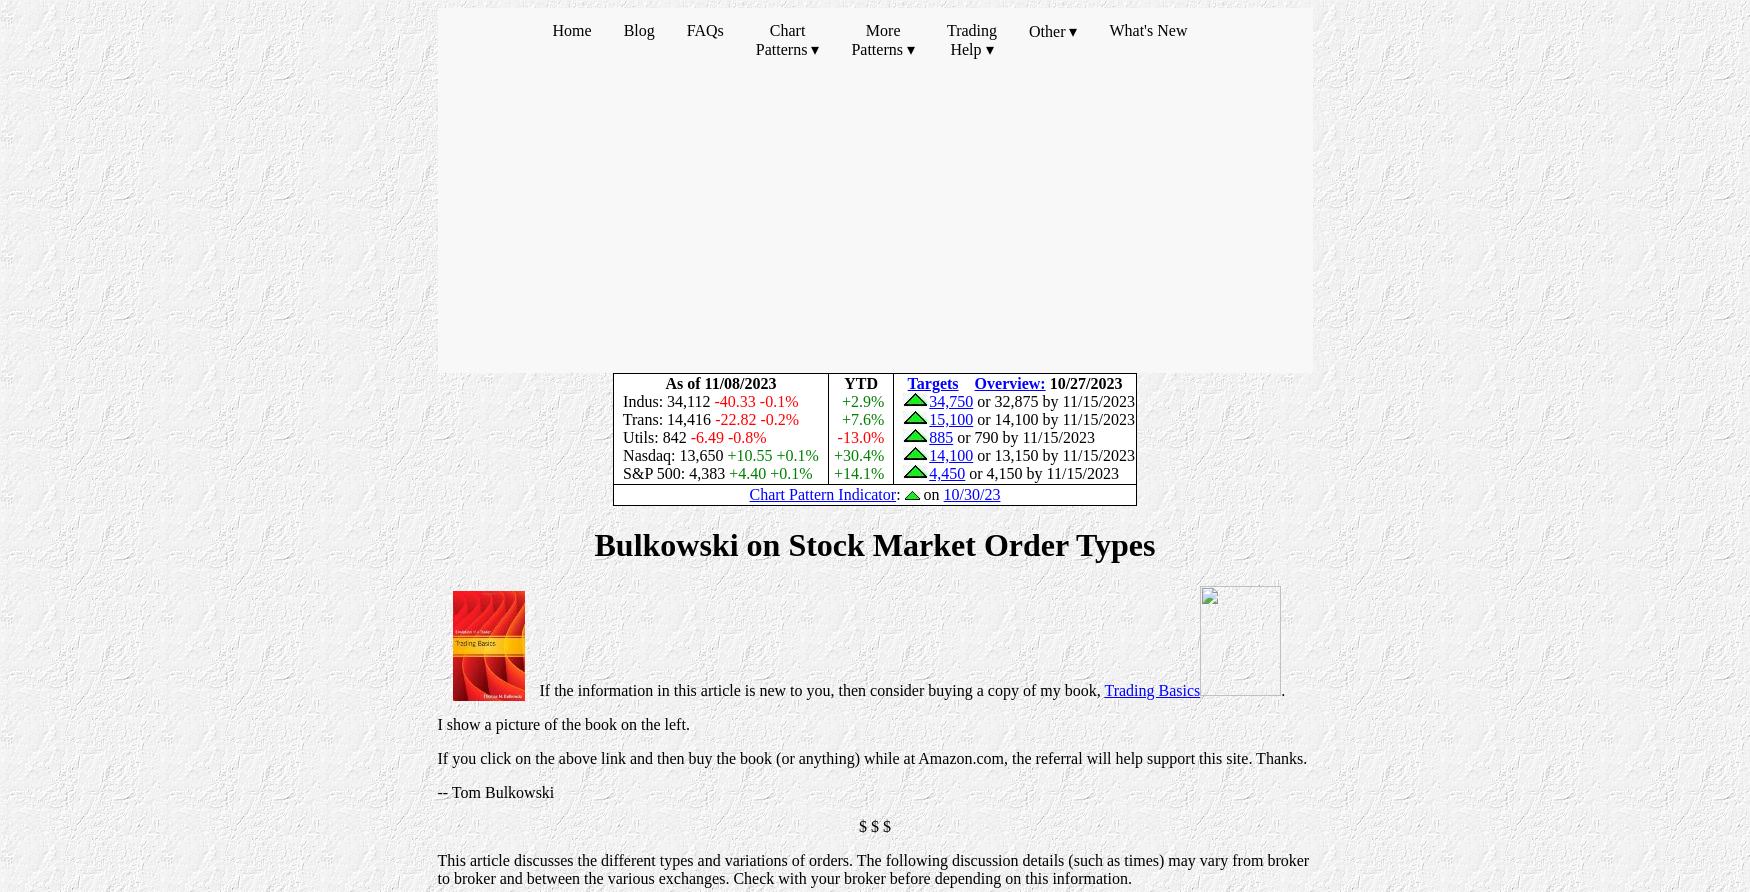  What do you see at coordinates (495, 790) in the screenshot?
I see `'-- Tom Bulkowski'` at bounding box center [495, 790].